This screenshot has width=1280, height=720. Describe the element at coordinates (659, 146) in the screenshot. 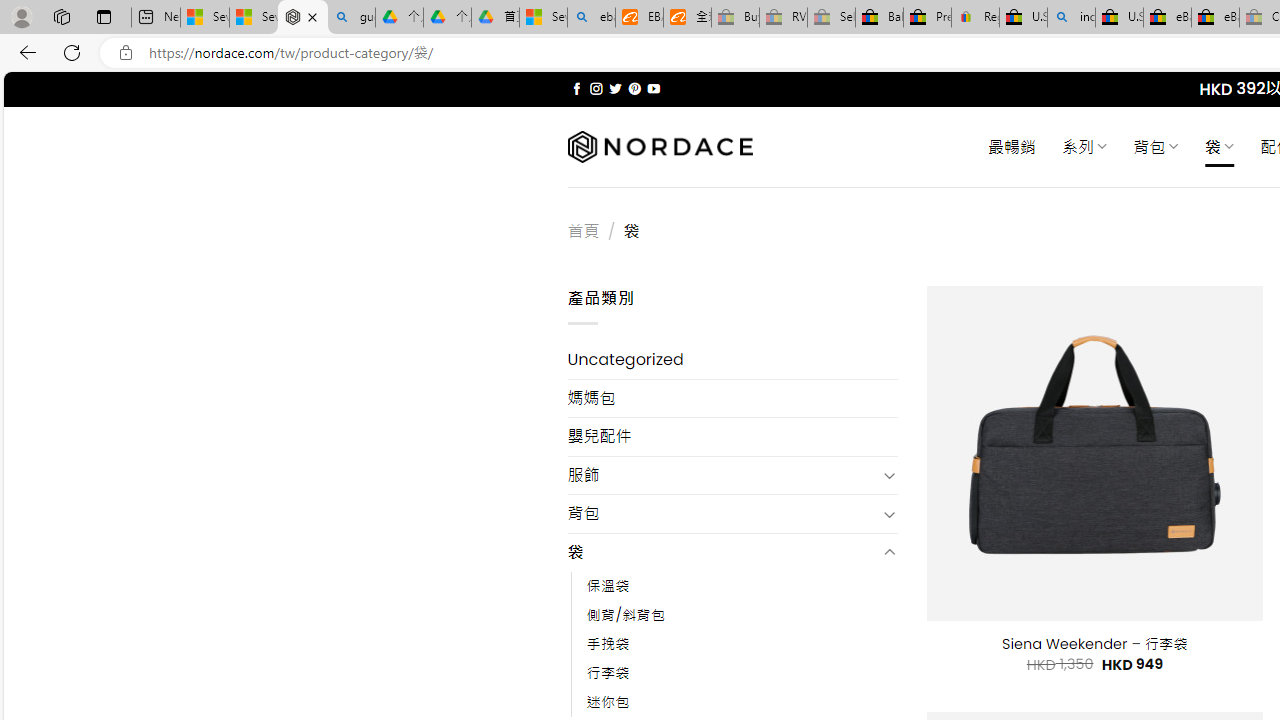

I see `'Nordace'` at that location.